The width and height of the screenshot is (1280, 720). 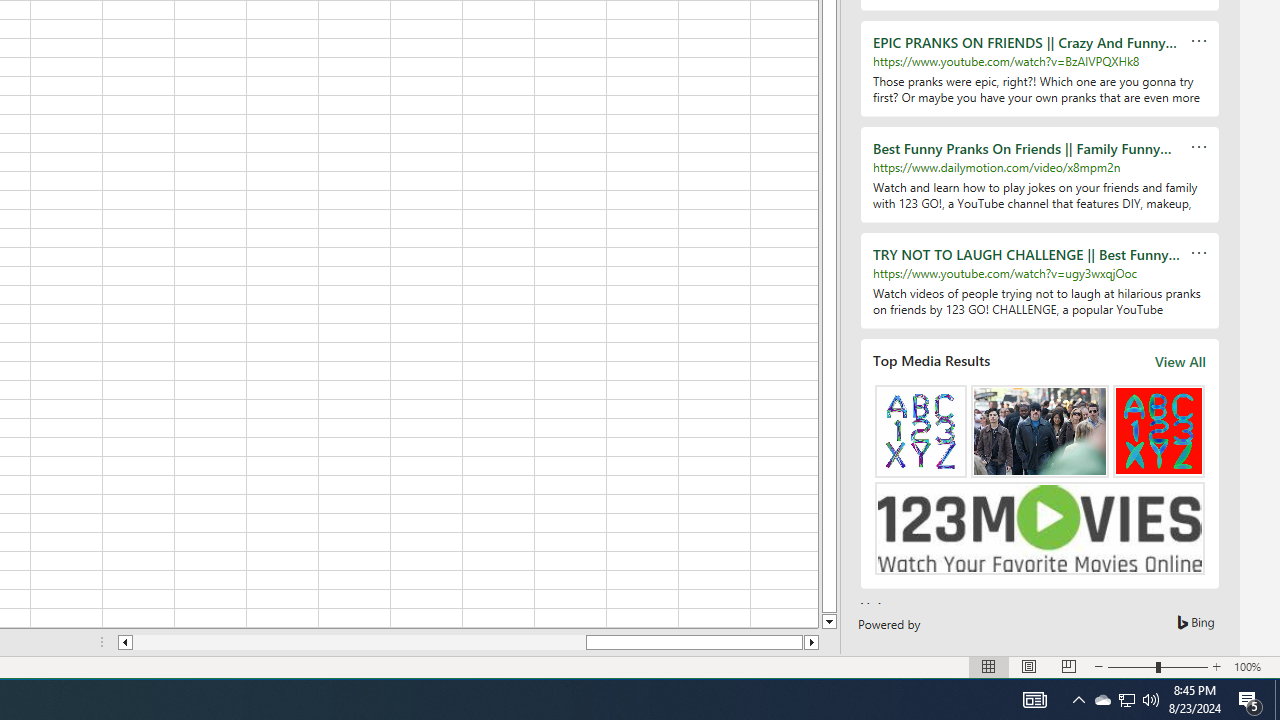 I want to click on 'User Promoted Notification Area', so click(x=1127, y=698).